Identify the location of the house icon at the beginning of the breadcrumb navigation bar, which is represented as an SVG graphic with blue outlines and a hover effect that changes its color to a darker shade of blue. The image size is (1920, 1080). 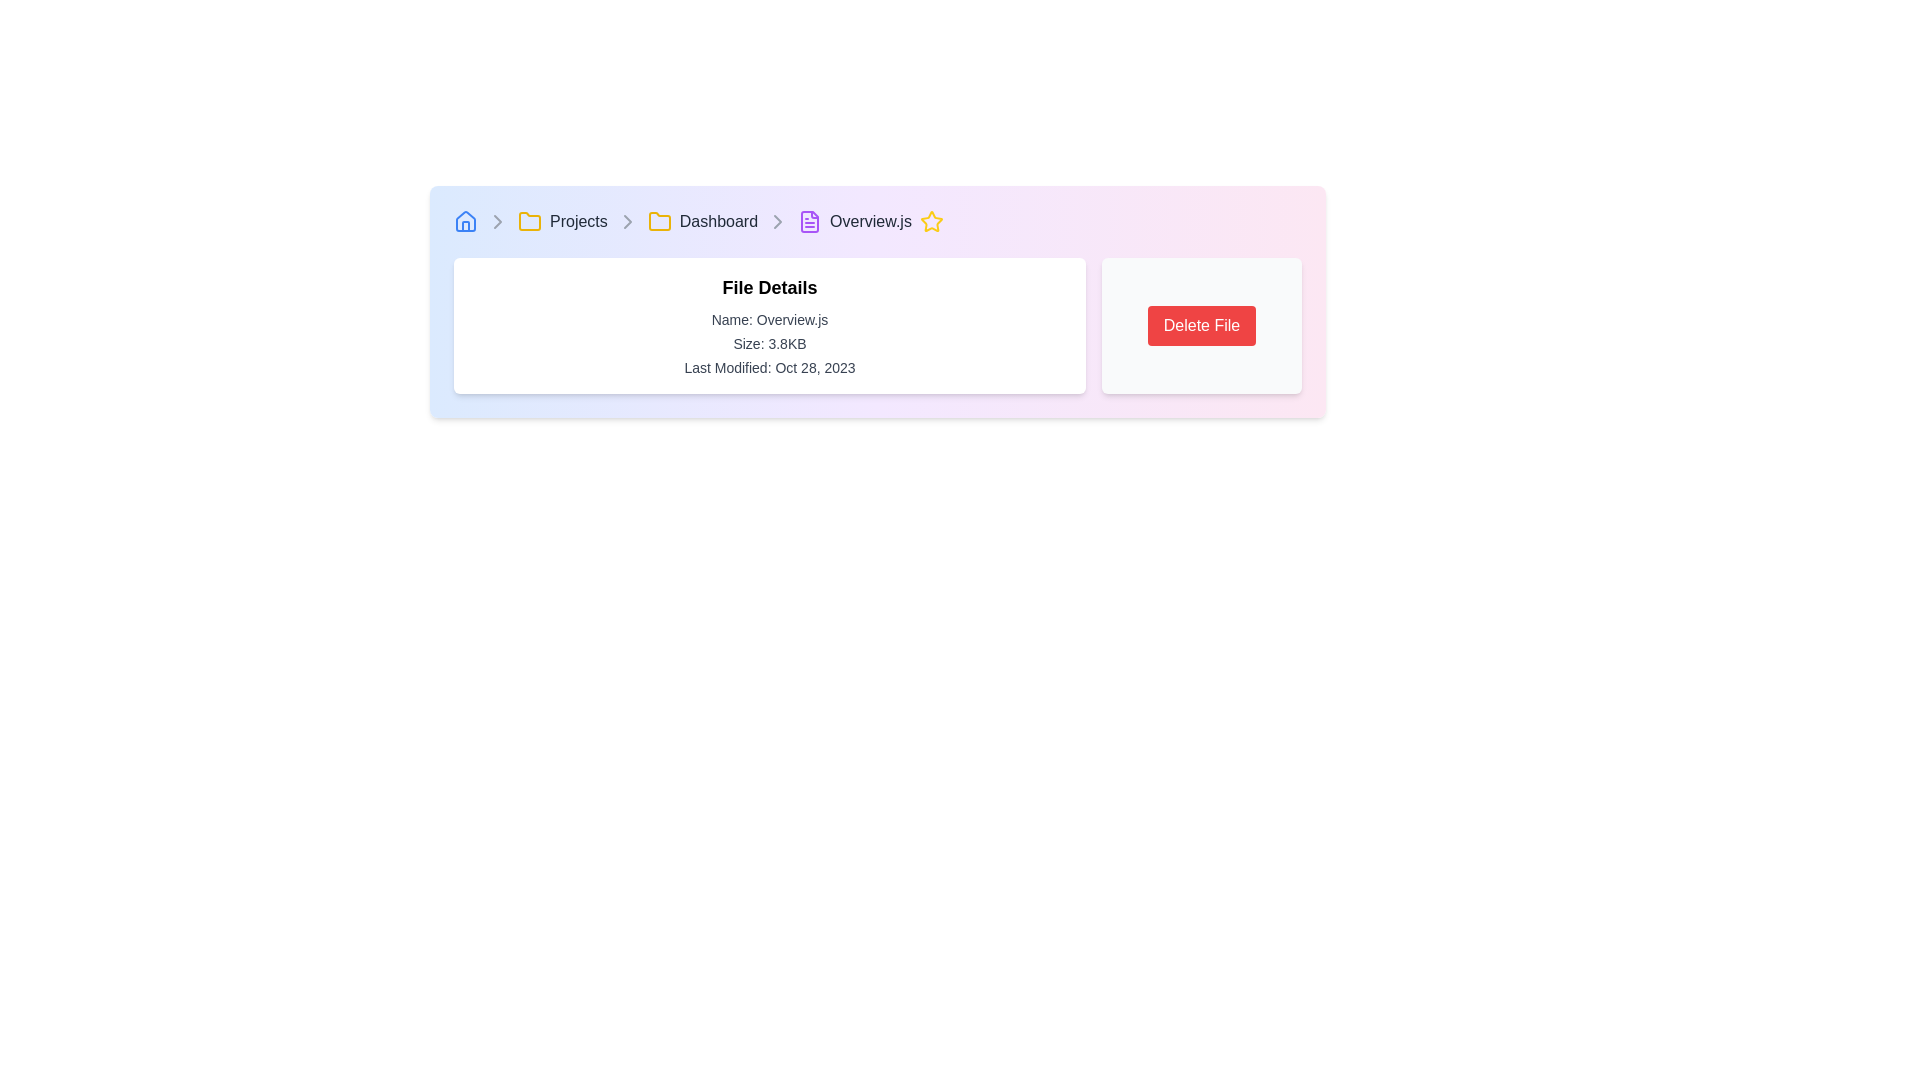
(464, 222).